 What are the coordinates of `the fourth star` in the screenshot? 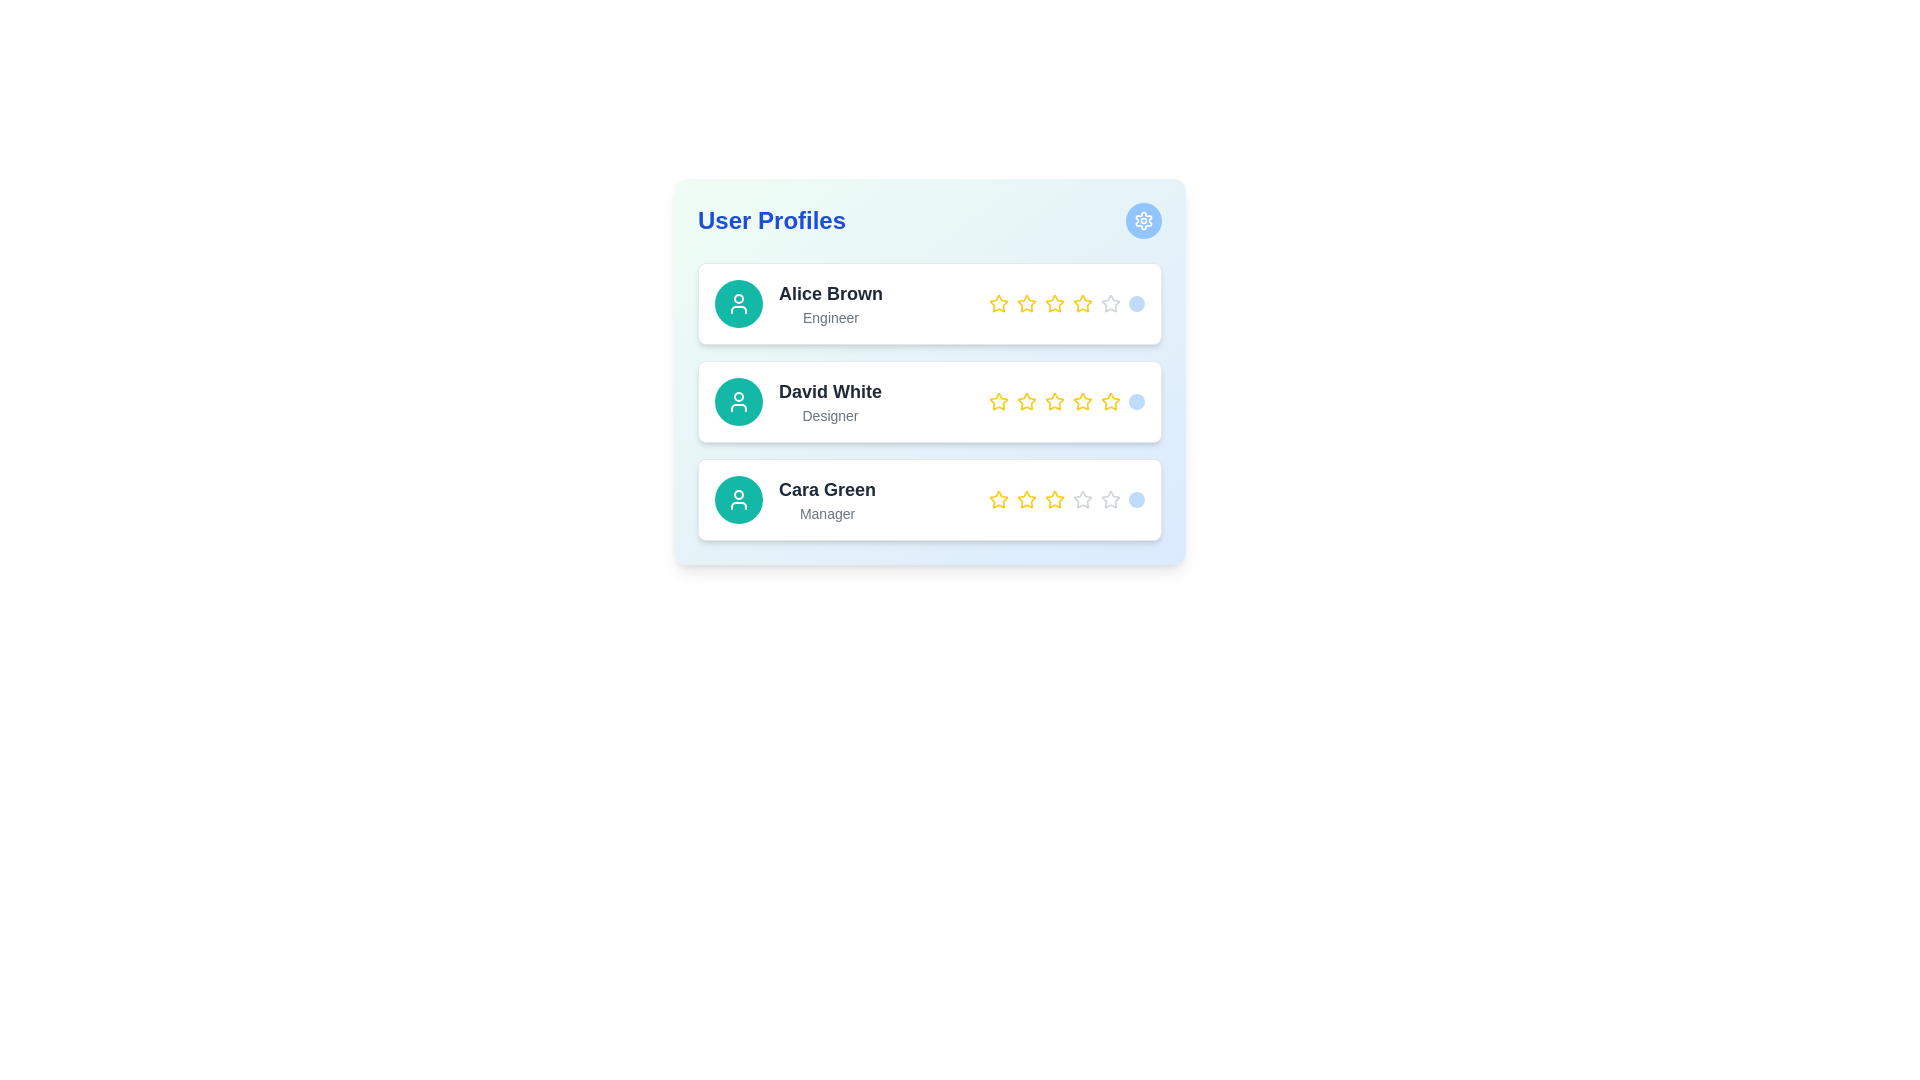 It's located at (1082, 401).